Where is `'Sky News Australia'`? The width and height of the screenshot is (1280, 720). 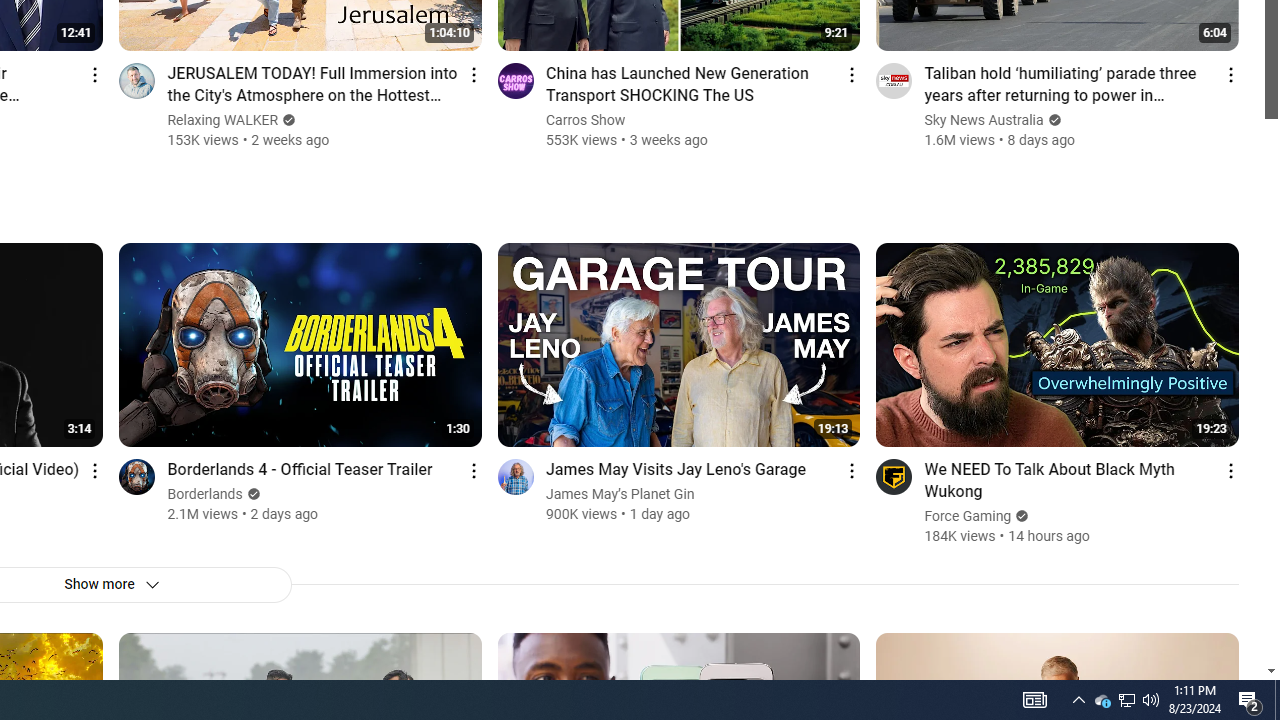
'Sky News Australia' is located at coordinates (984, 120).